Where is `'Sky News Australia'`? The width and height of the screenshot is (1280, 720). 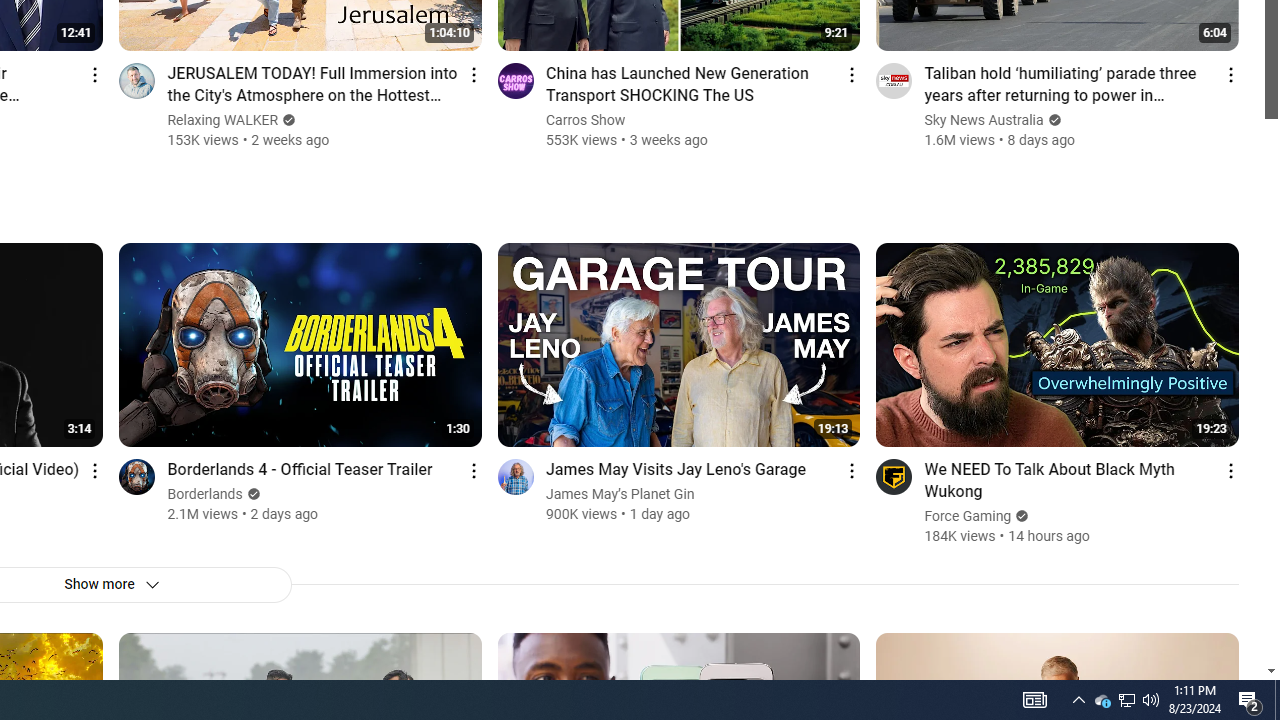
'Sky News Australia' is located at coordinates (984, 120).